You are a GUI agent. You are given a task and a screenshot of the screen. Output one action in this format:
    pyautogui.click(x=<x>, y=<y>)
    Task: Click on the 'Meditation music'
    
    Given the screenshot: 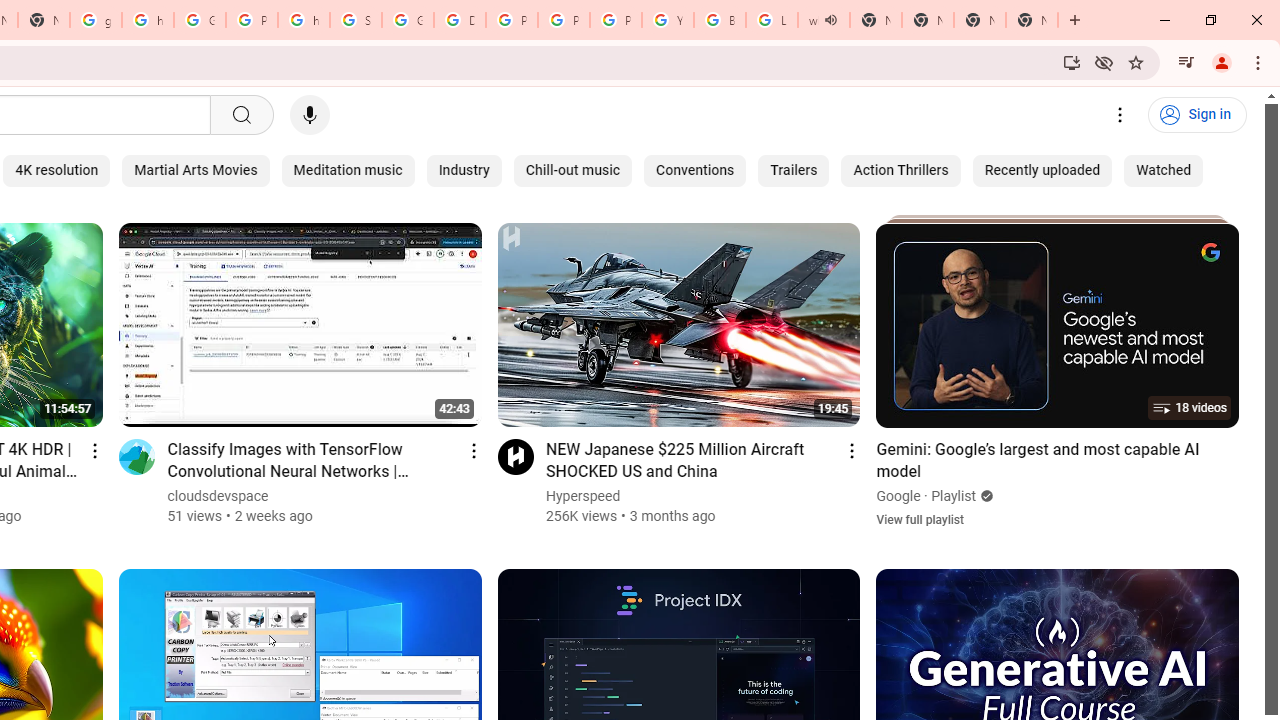 What is the action you would take?
    pyautogui.click(x=348, y=170)
    